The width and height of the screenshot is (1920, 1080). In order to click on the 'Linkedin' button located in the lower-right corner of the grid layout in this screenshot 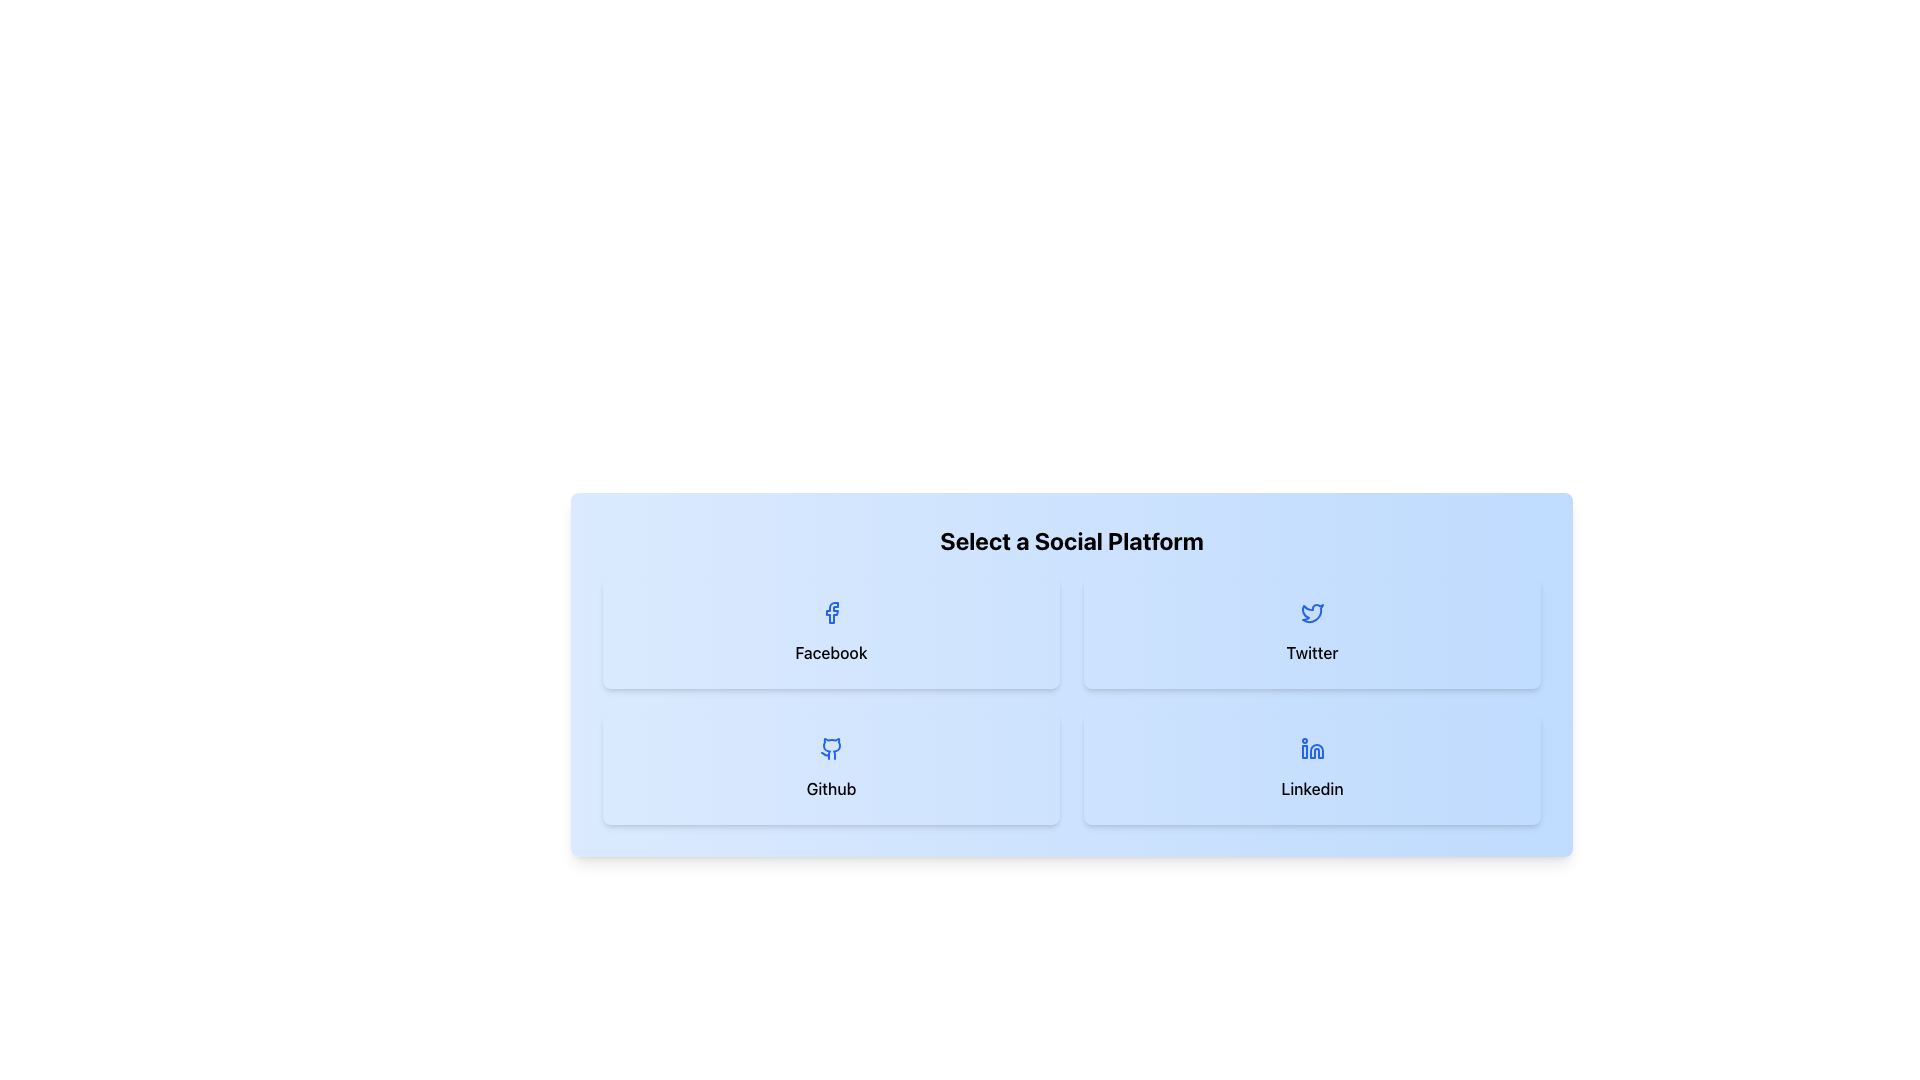, I will do `click(1312, 767)`.